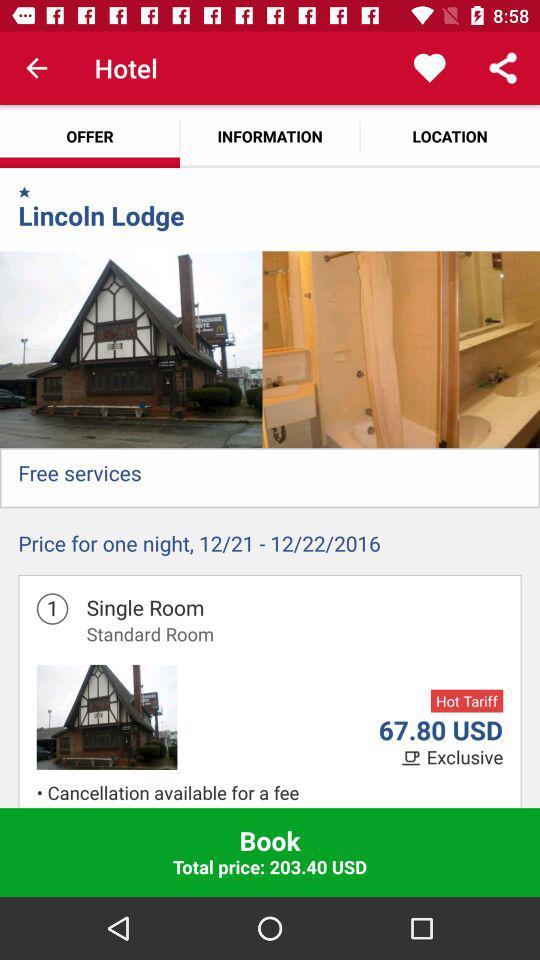  Describe the element at coordinates (36, 68) in the screenshot. I see `app to the left of the hotel` at that location.